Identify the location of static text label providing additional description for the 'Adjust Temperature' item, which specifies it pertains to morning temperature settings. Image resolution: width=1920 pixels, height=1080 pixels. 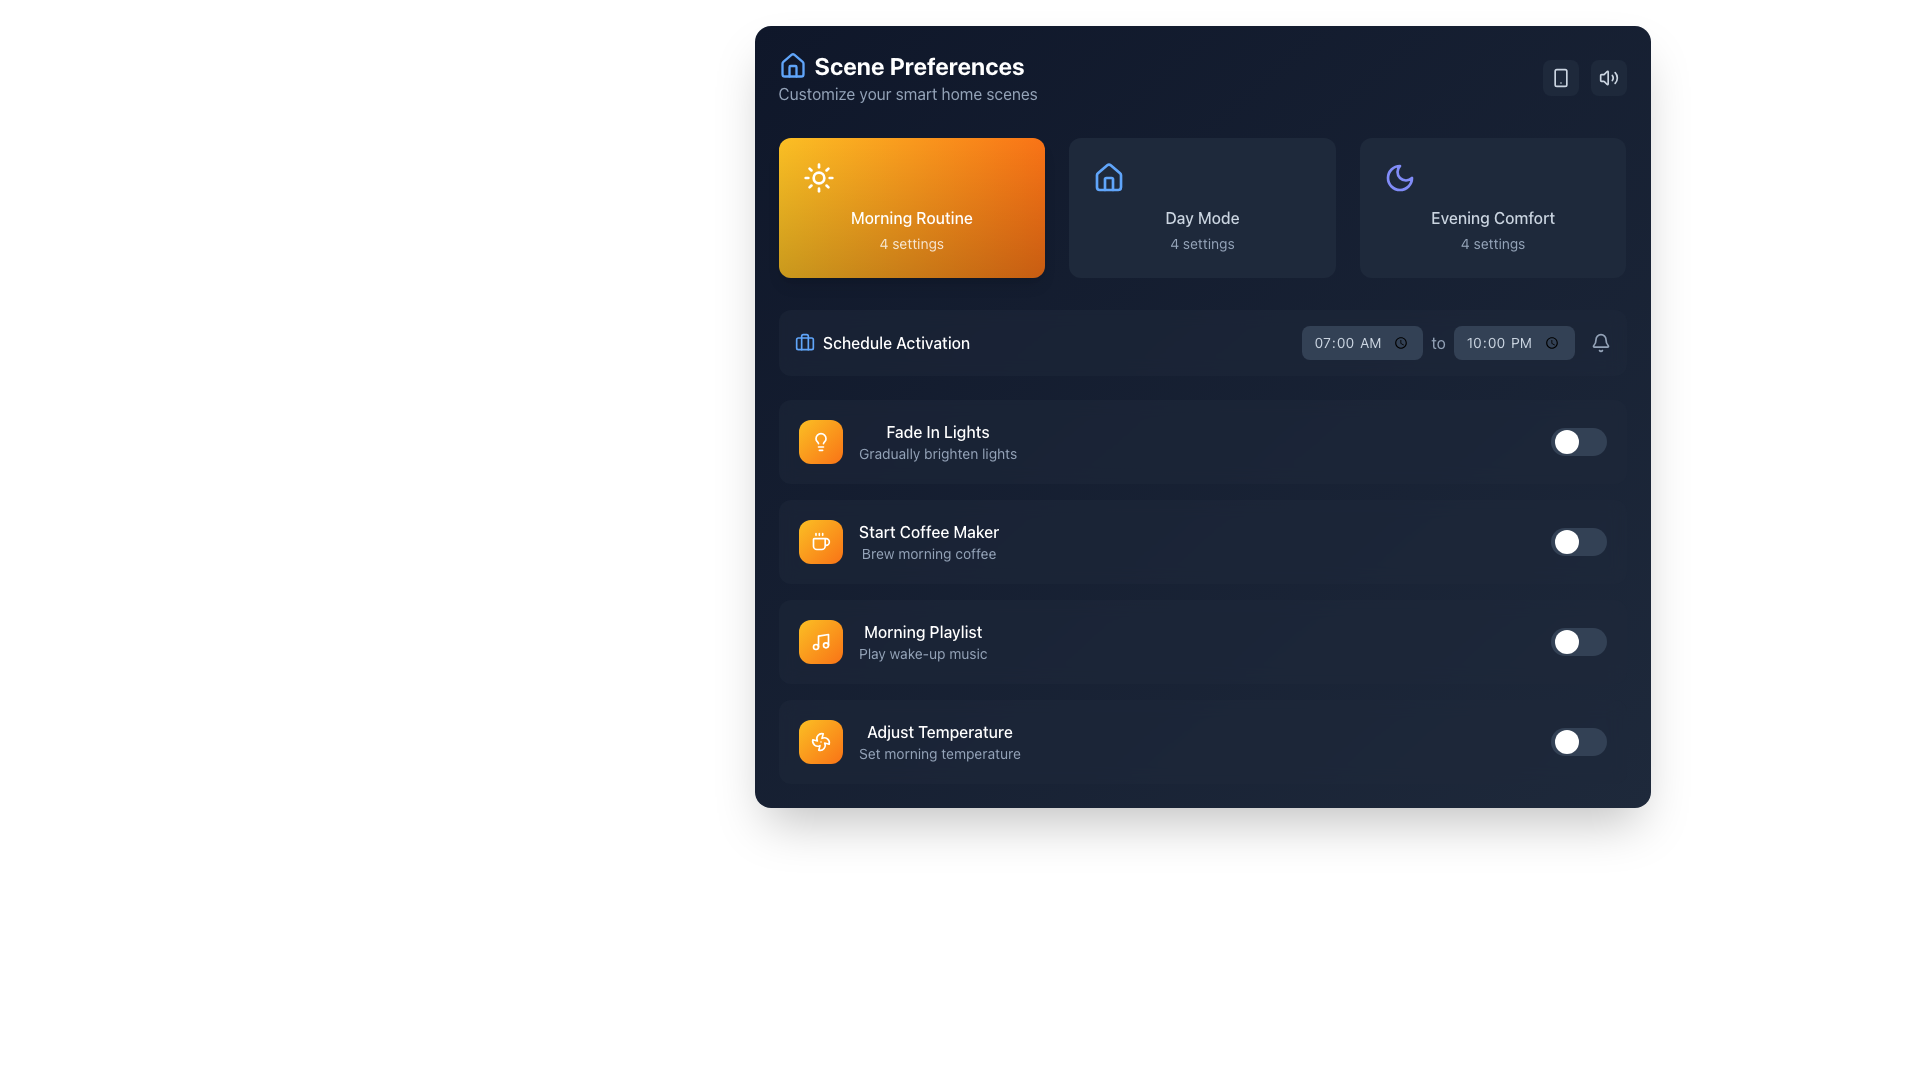
(938, 753).